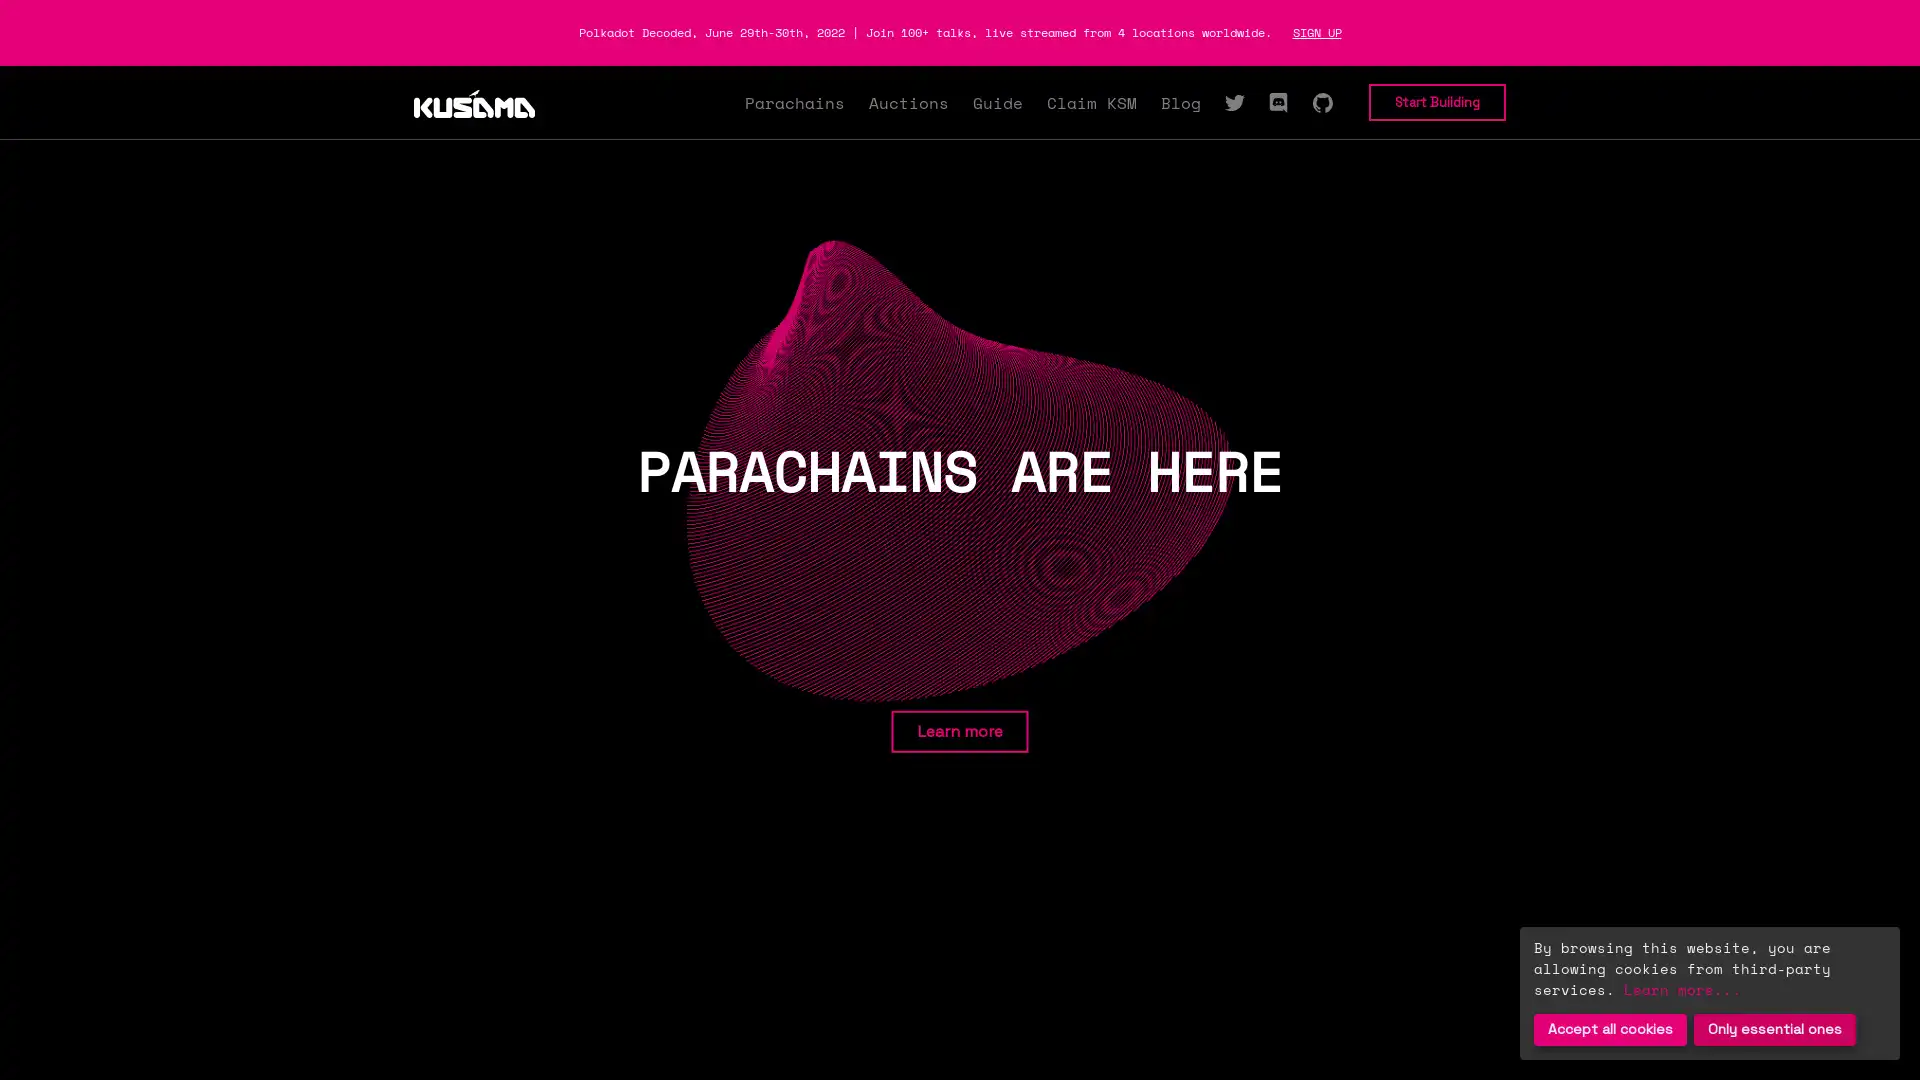 This screenshot has height=1080, width=1920. Describe the element at coordinates (1610, 1029) in the screenshot. I see `Accept all cookies` at that location.